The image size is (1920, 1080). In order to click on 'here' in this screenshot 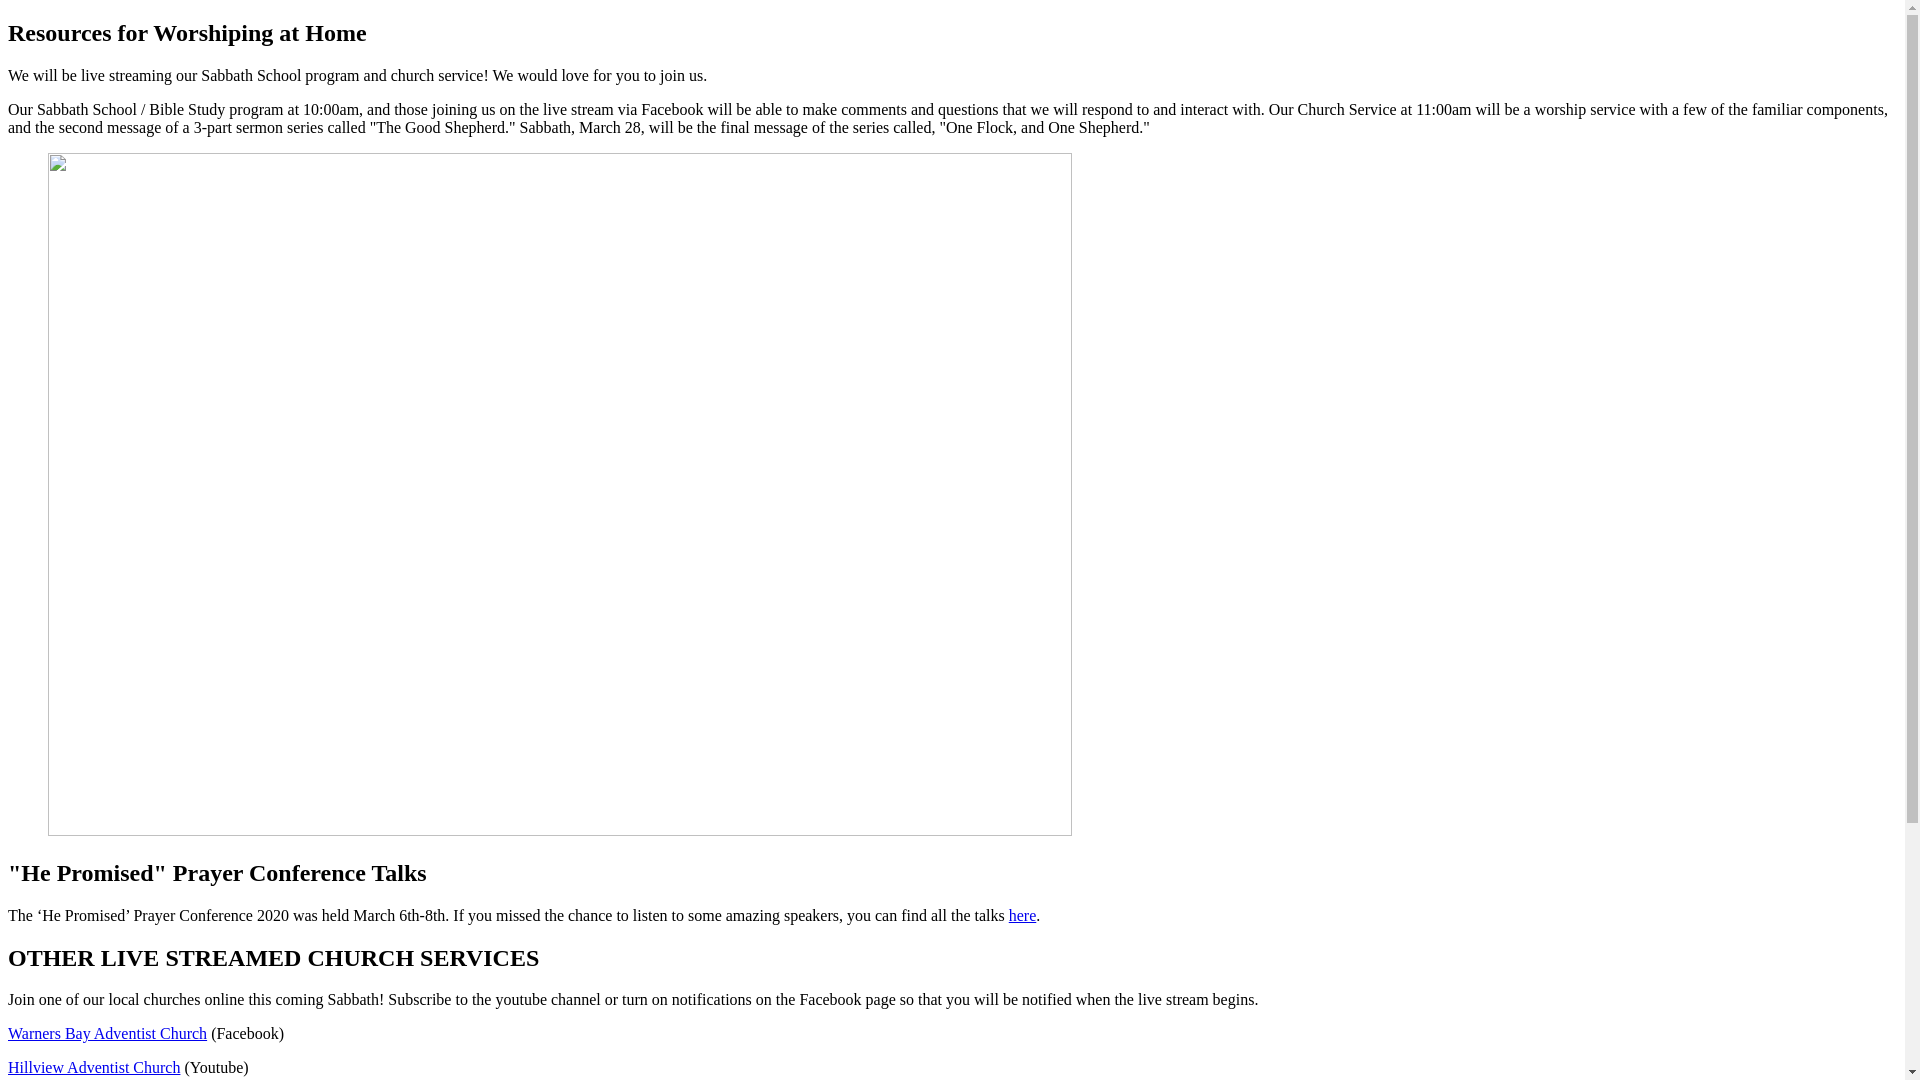, I will do `click(1022, 915)`.